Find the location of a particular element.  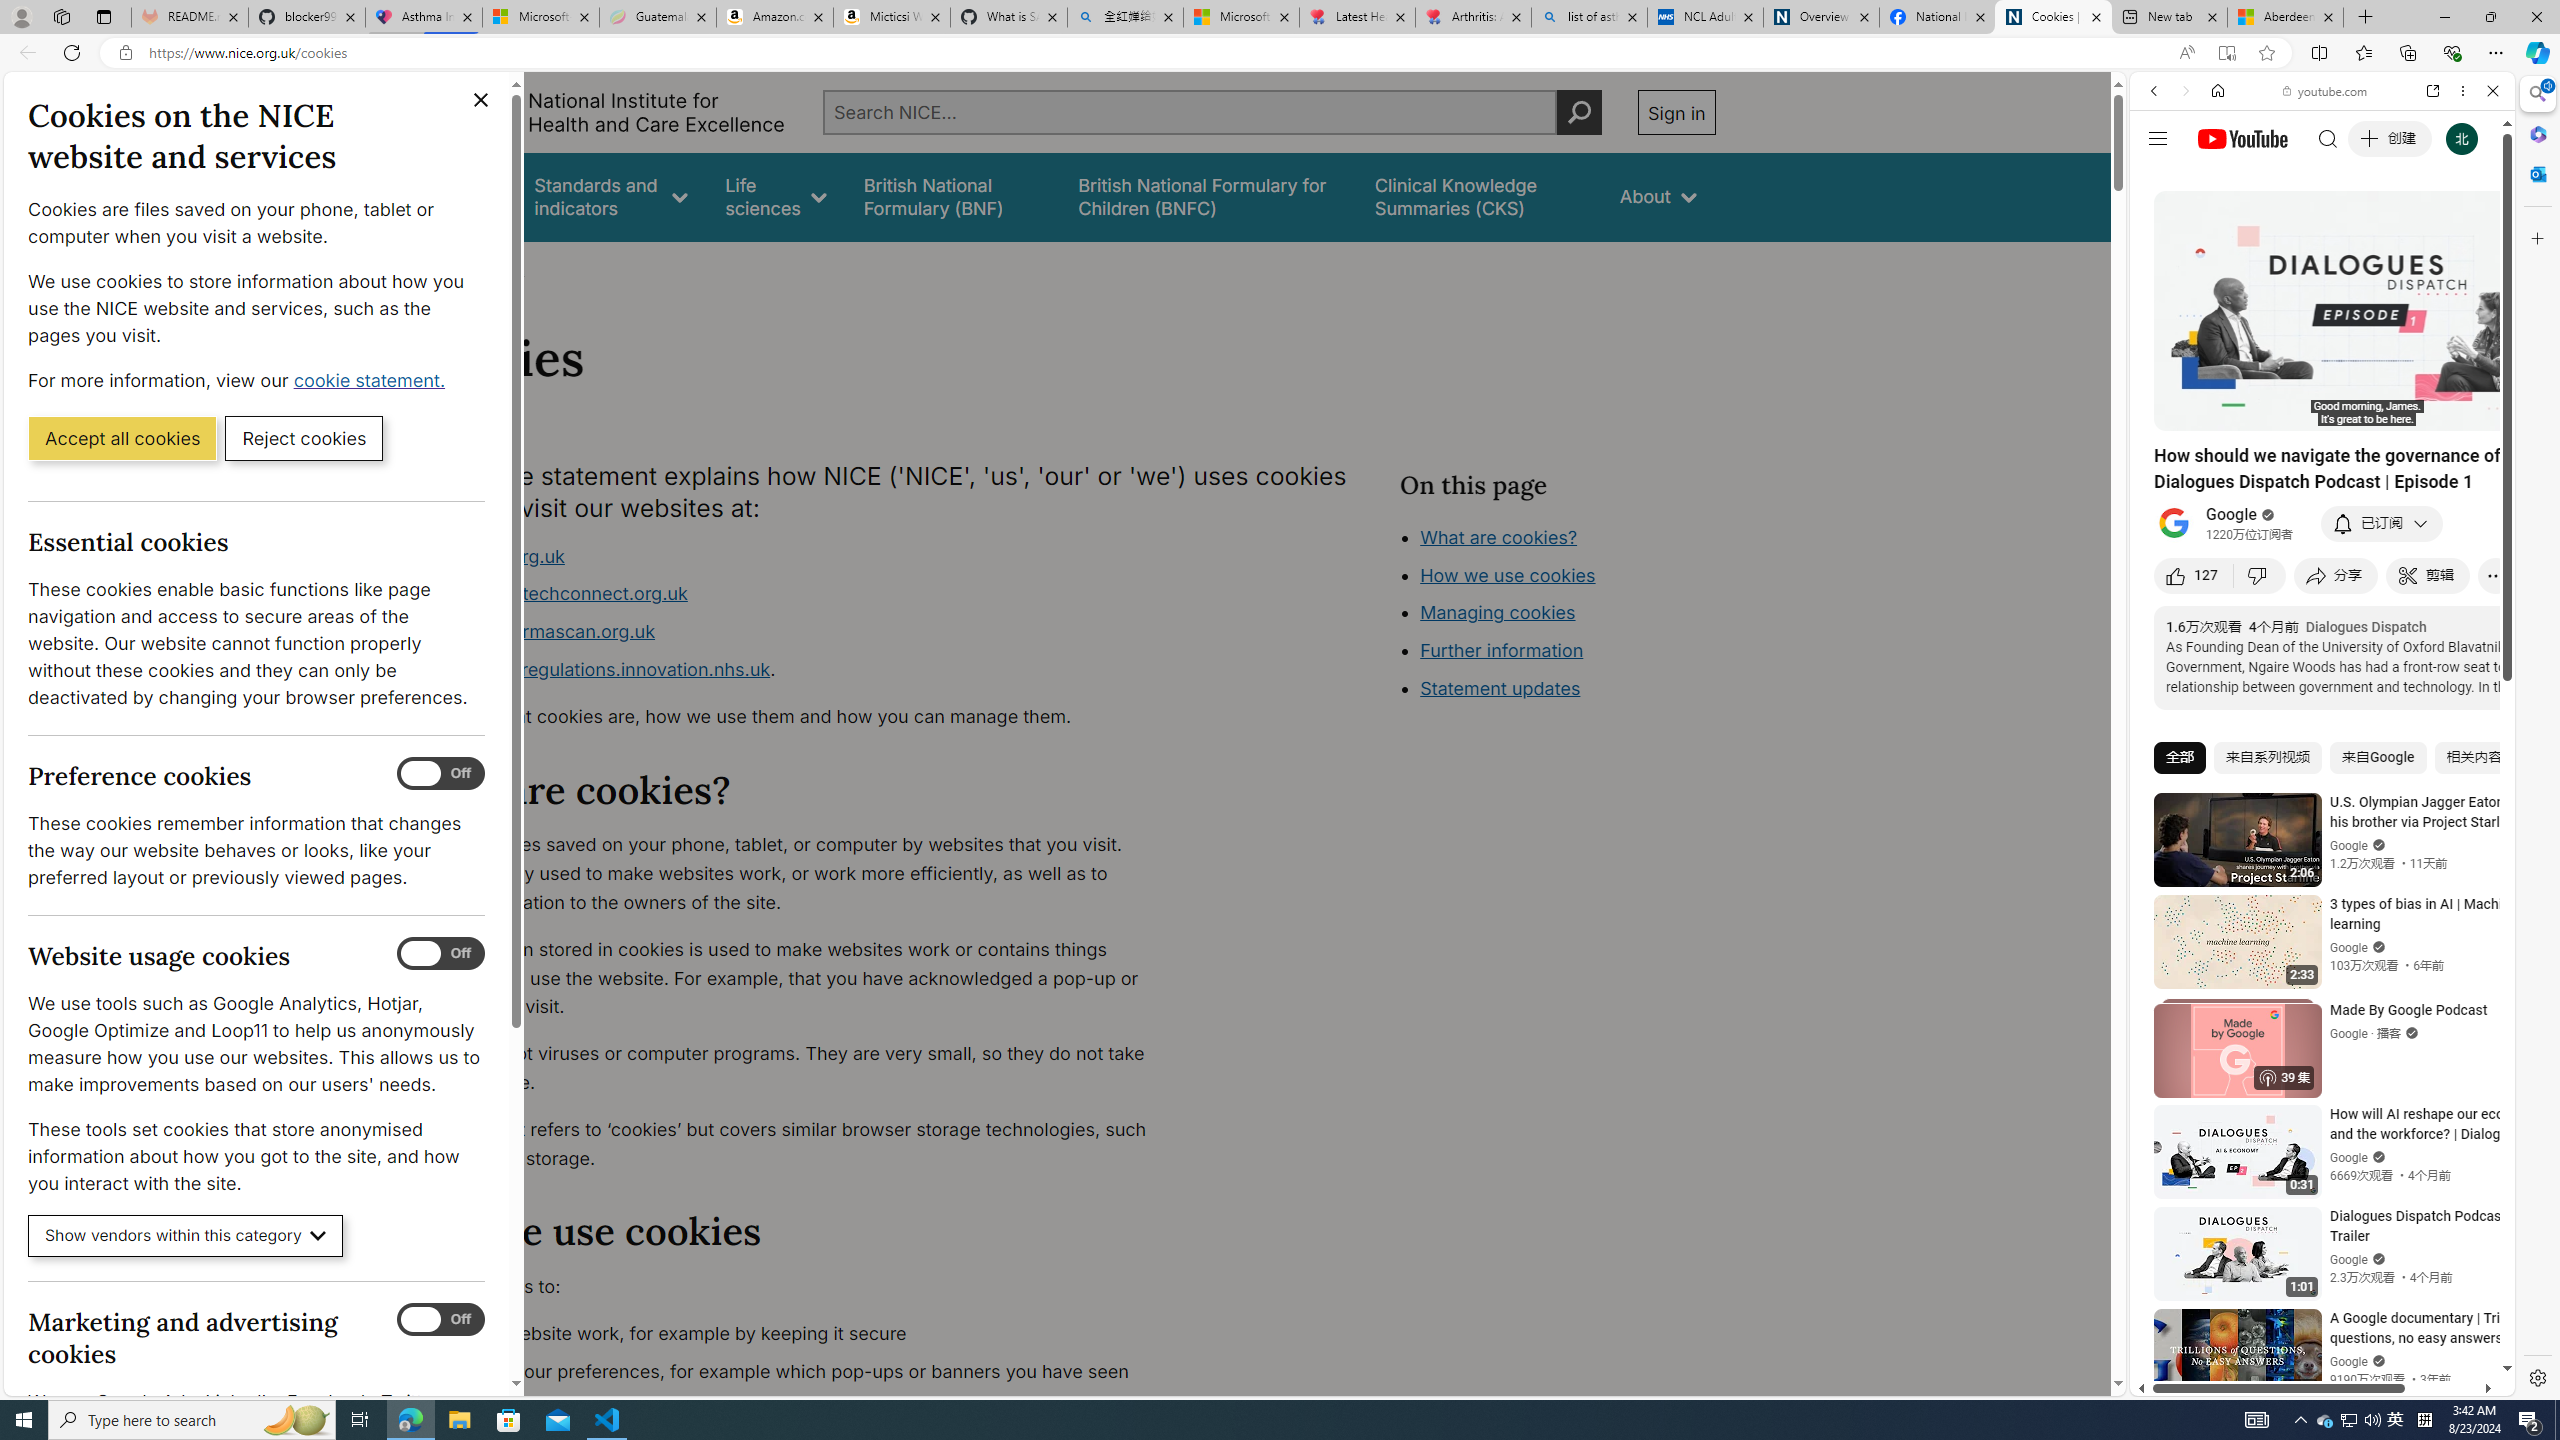

'Aberdeen, Hong Kong SAR hourly forecast | Microsoft Weather' is located at coordinates (2286, 16).